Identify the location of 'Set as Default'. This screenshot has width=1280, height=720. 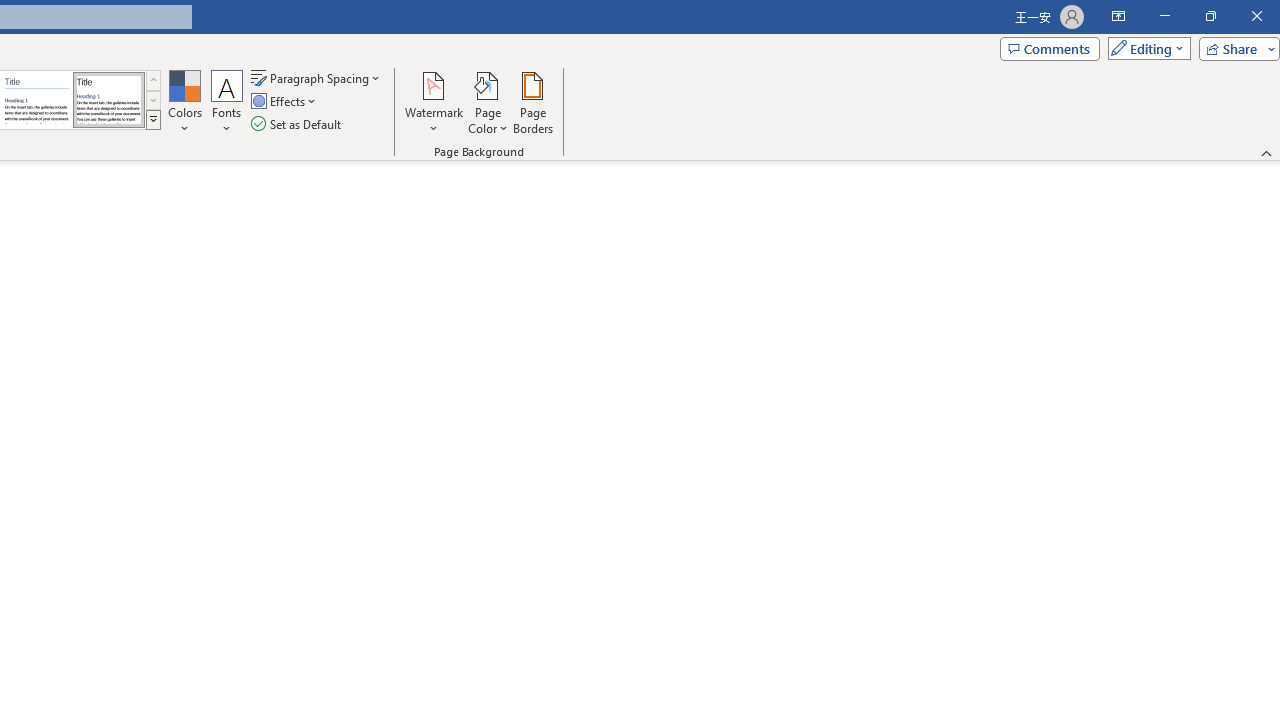
(297, 124).